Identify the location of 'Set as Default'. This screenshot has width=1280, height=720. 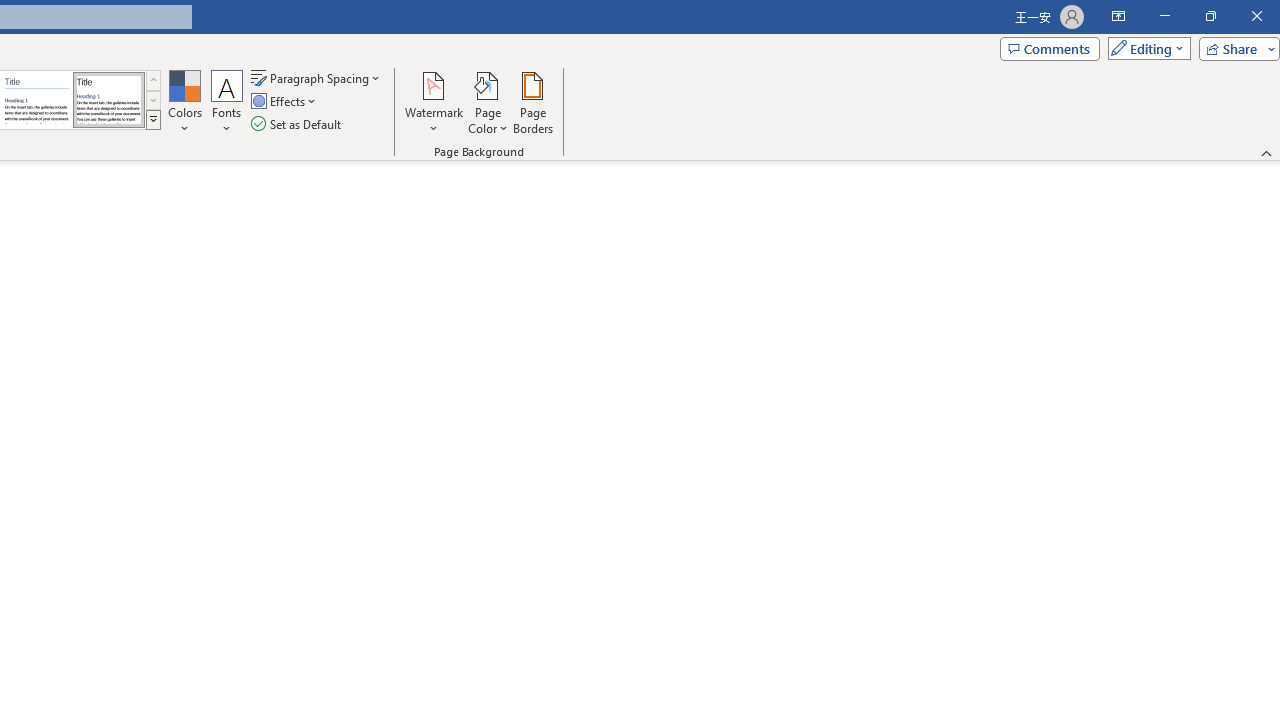
(297, 124).